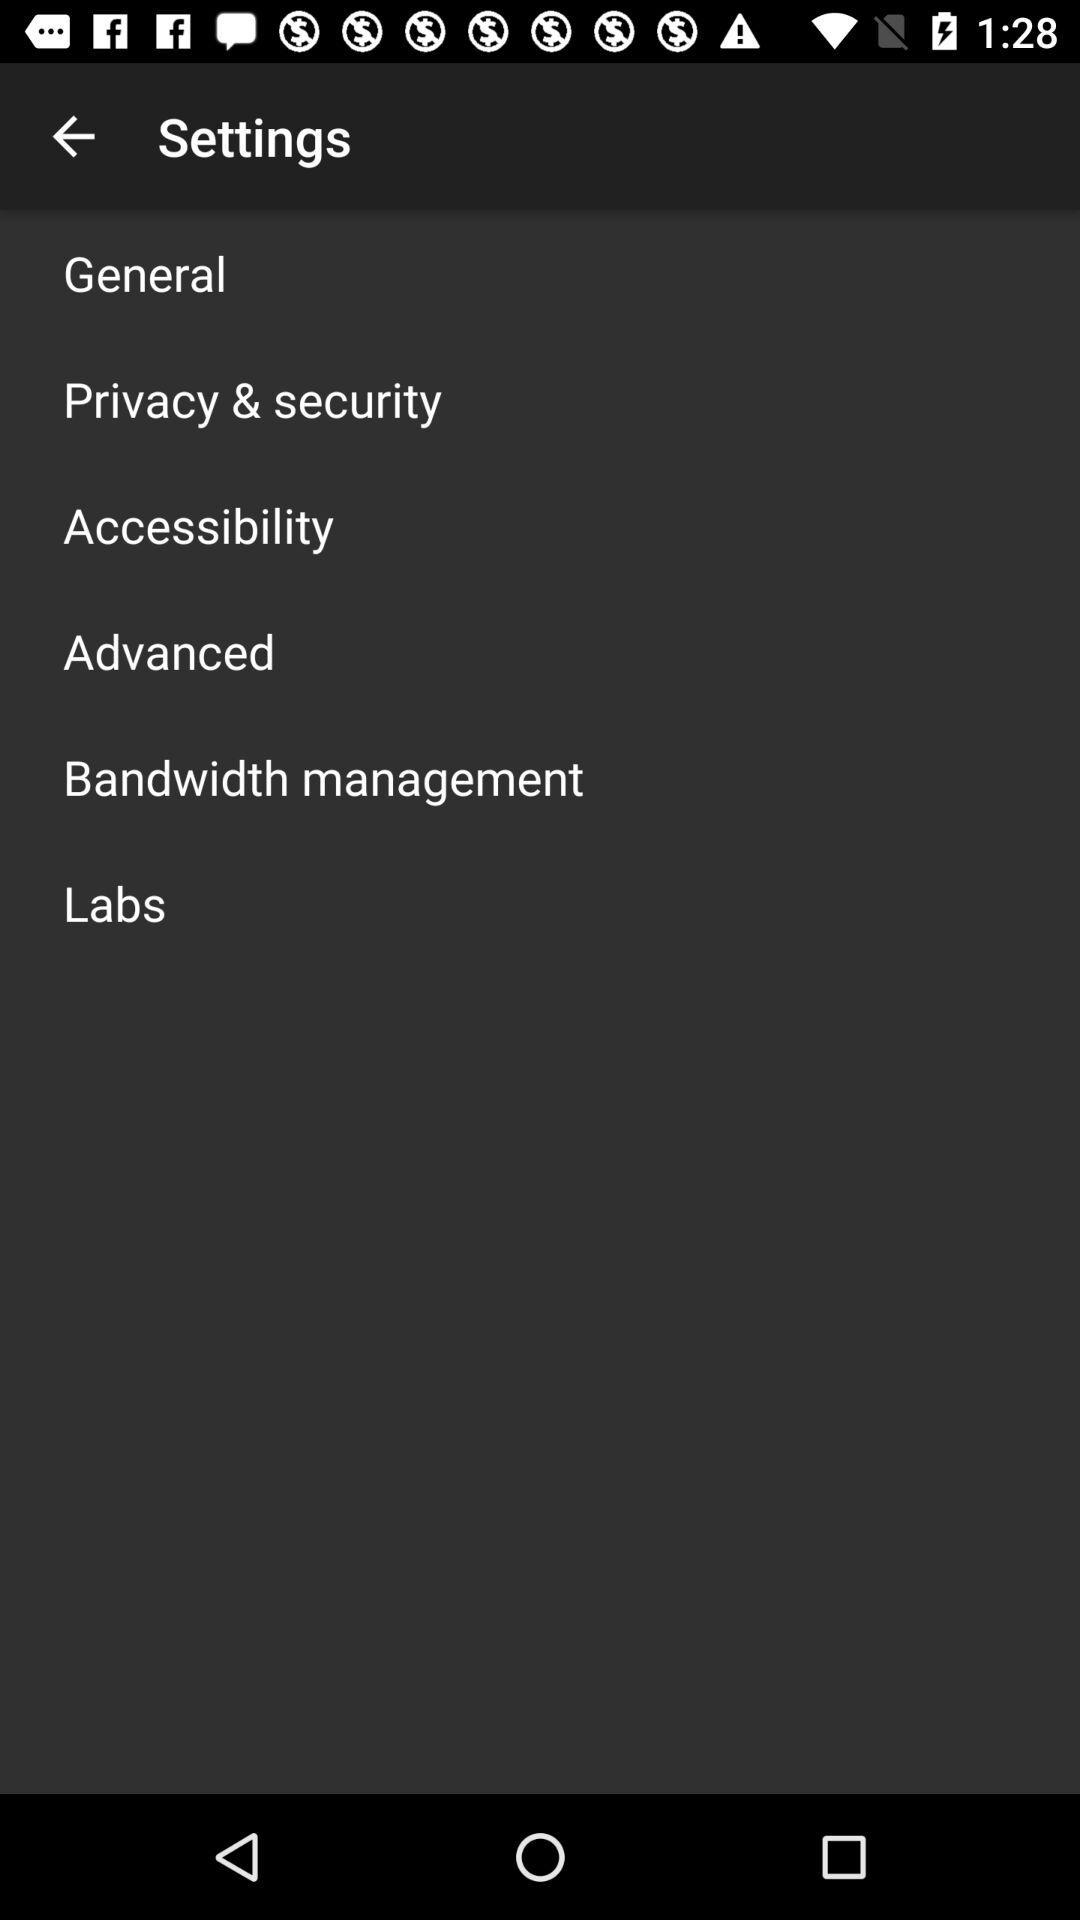 This screenshot has height=1920, width=1080. Describe the element at coordinates (72, 135) in the screenshot. I see `icon next to the settings icon` at that location.